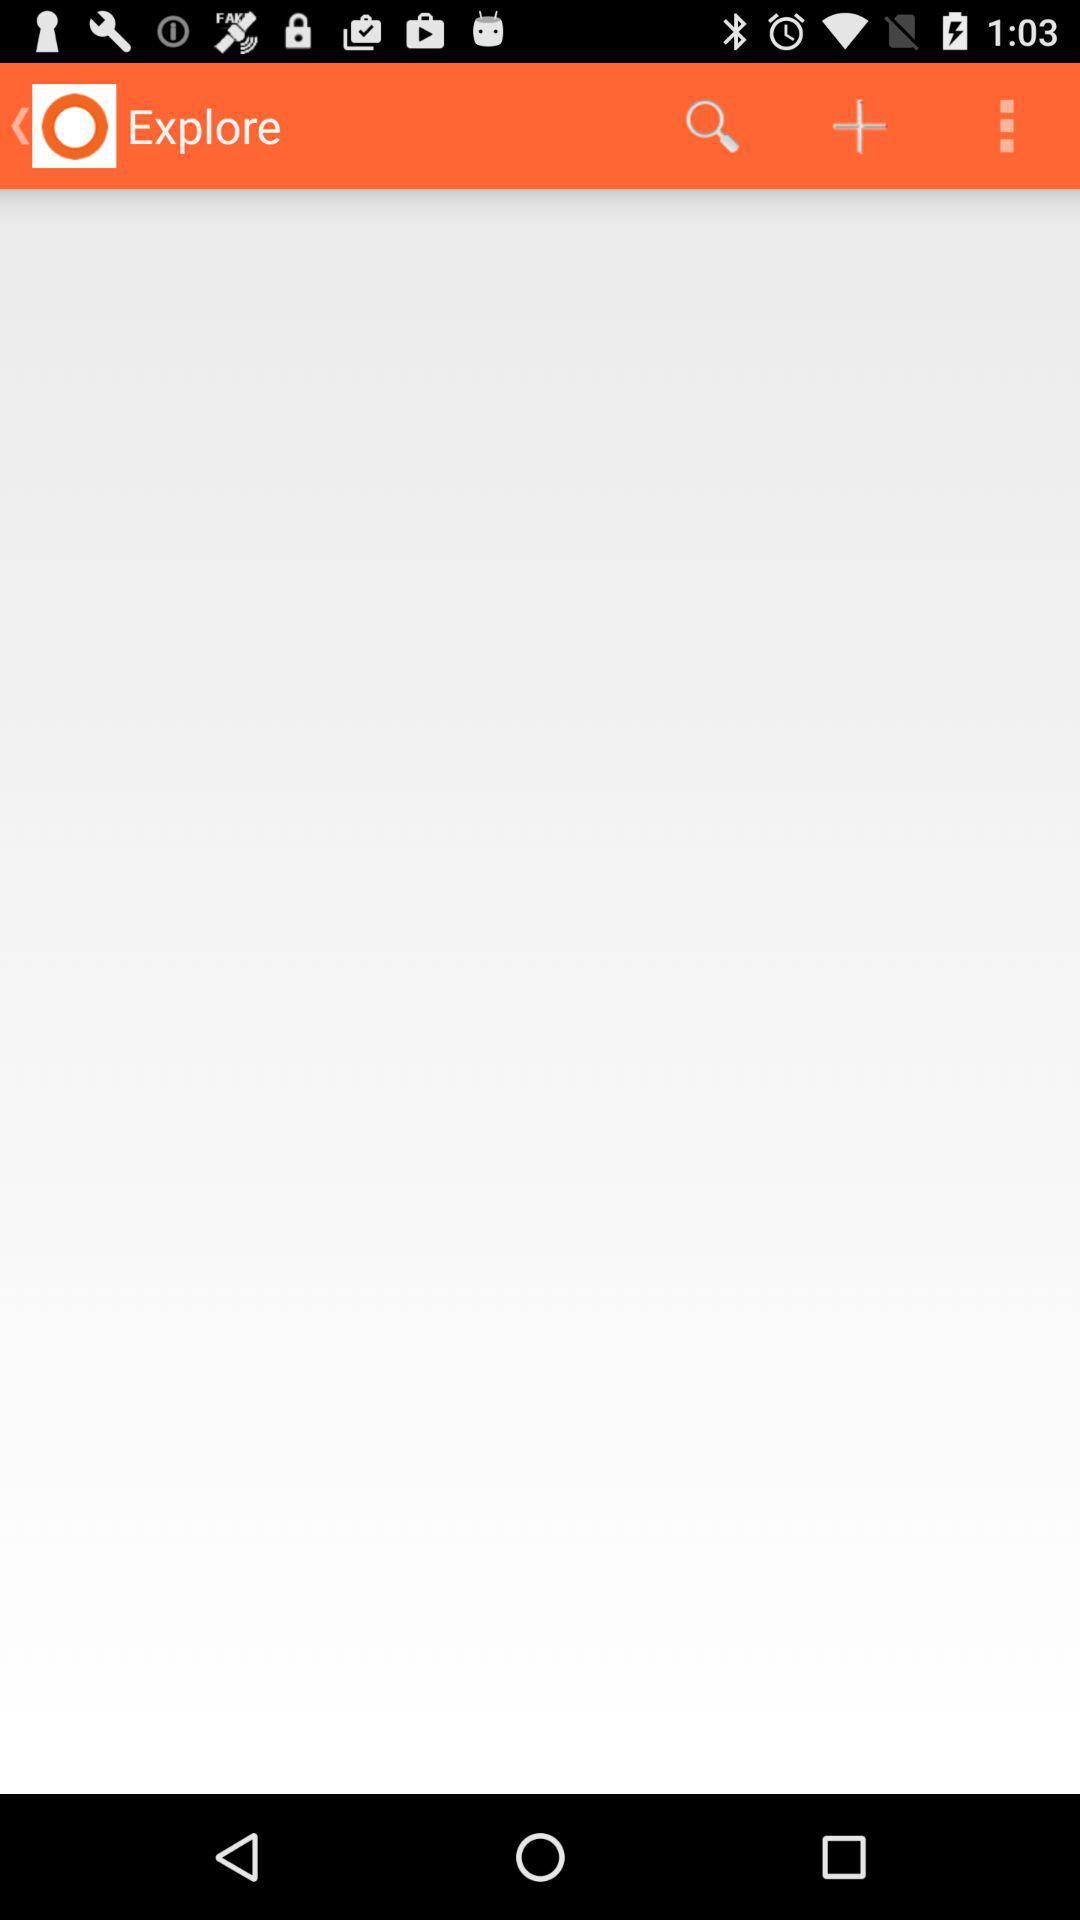  What do you see at coordinates (540, 991) in the screenshot?
I see `the item at the center` at bounding box center [540, 991].